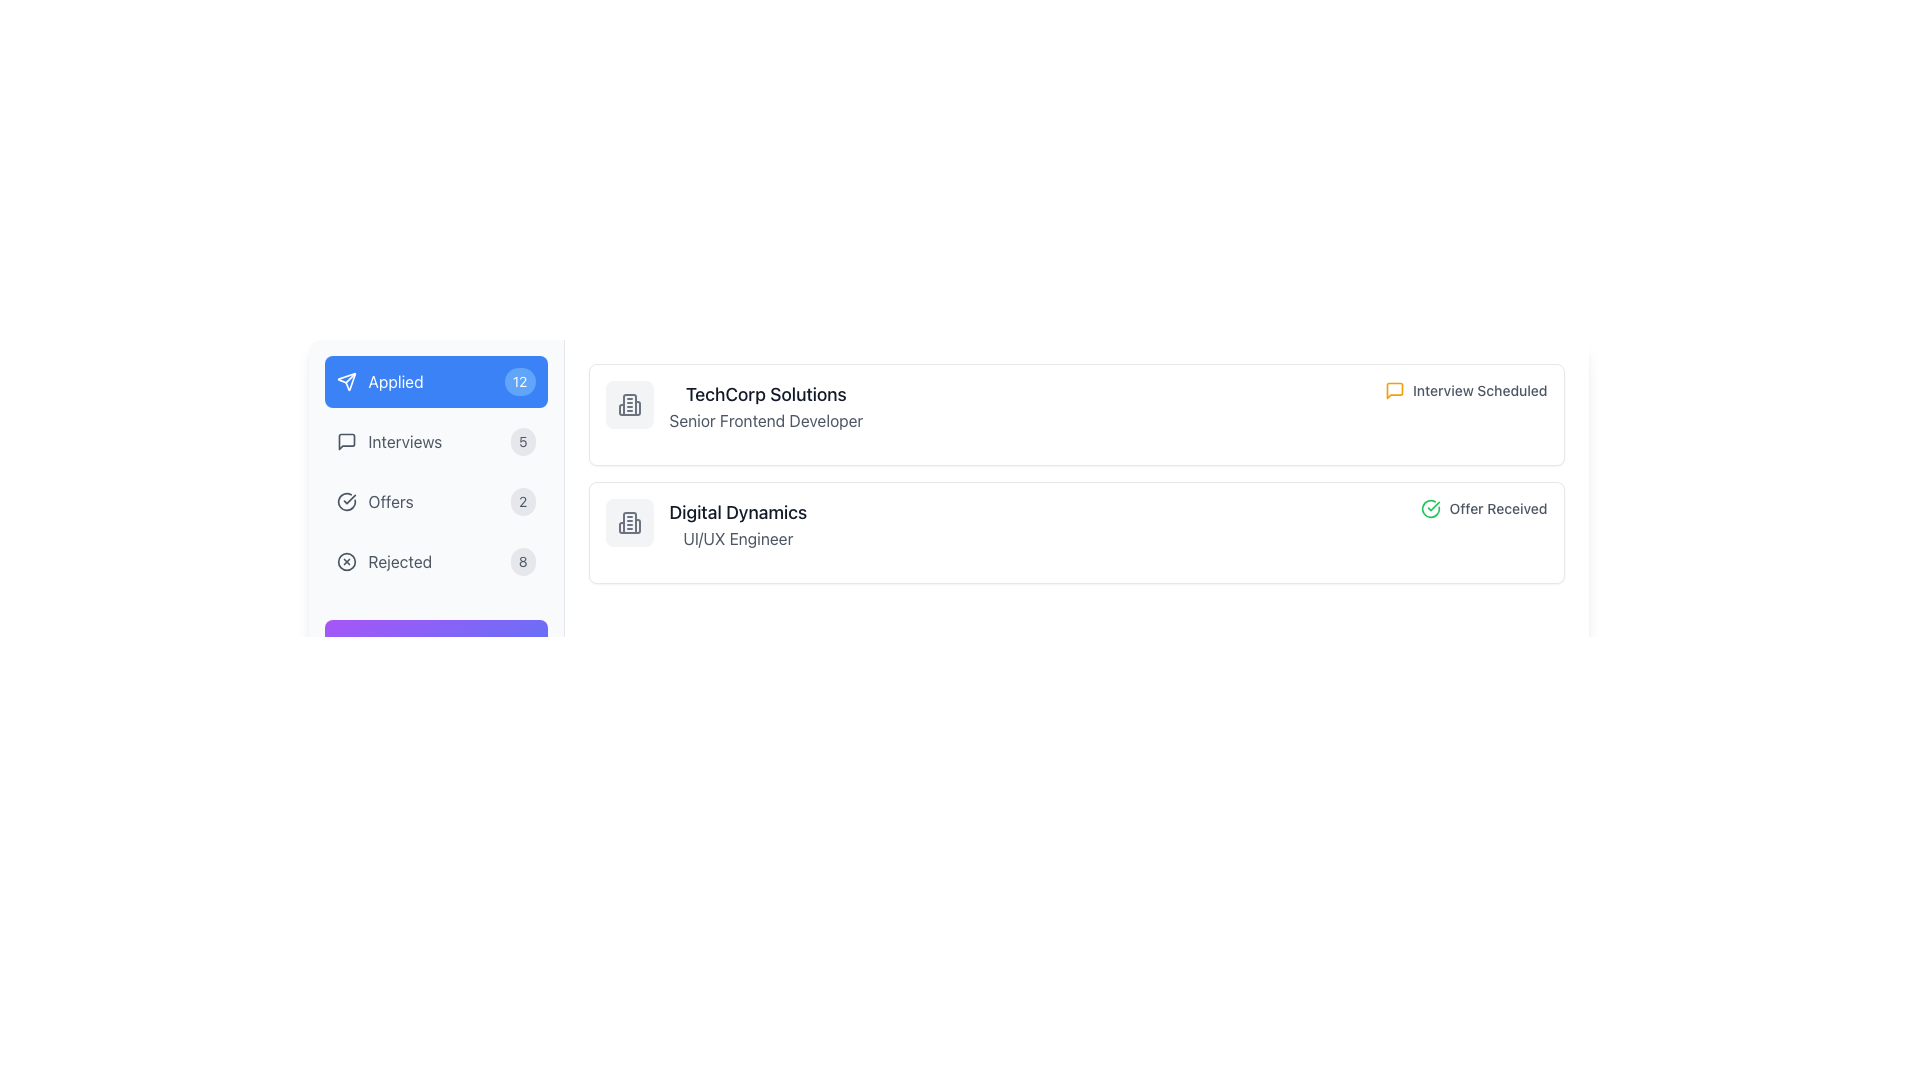 Image resolution: width=1920 pixels, height=1080 pixels. What do you see at coordinates (346, 500) in the screenshot?
I see `the SVG-based icon representing a status marker, which is a circular outline with a checkmark inside, located to the left of the text 'Offers'` at bounding box center [346, 500].